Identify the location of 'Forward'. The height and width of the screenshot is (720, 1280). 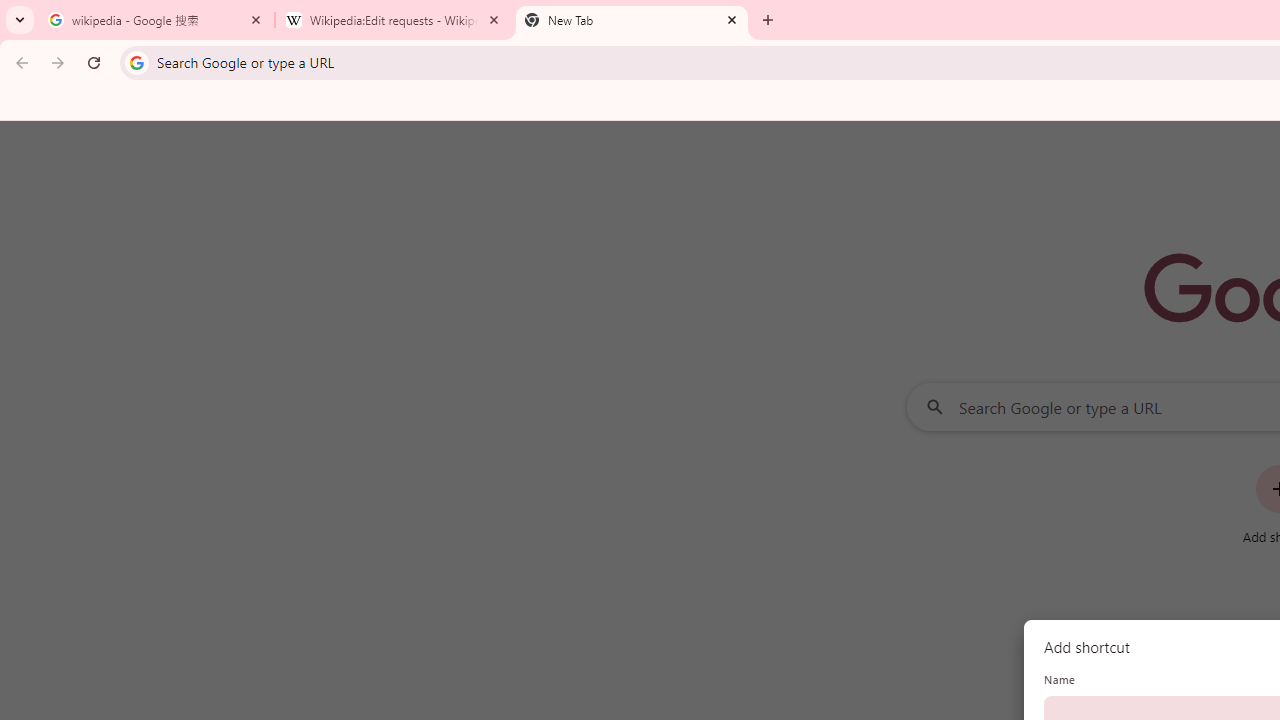
(58, 61).